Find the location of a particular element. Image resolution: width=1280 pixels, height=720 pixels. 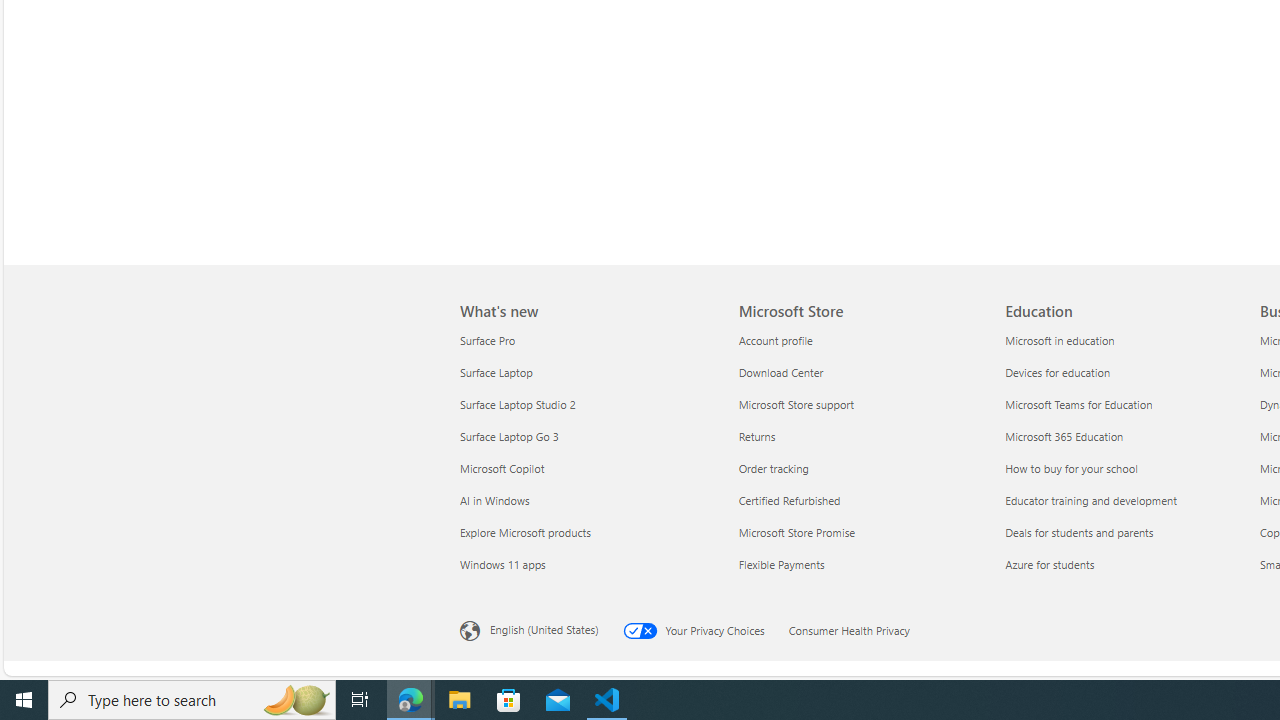

'Surface Laptop' is located at coordinates (586, 372).